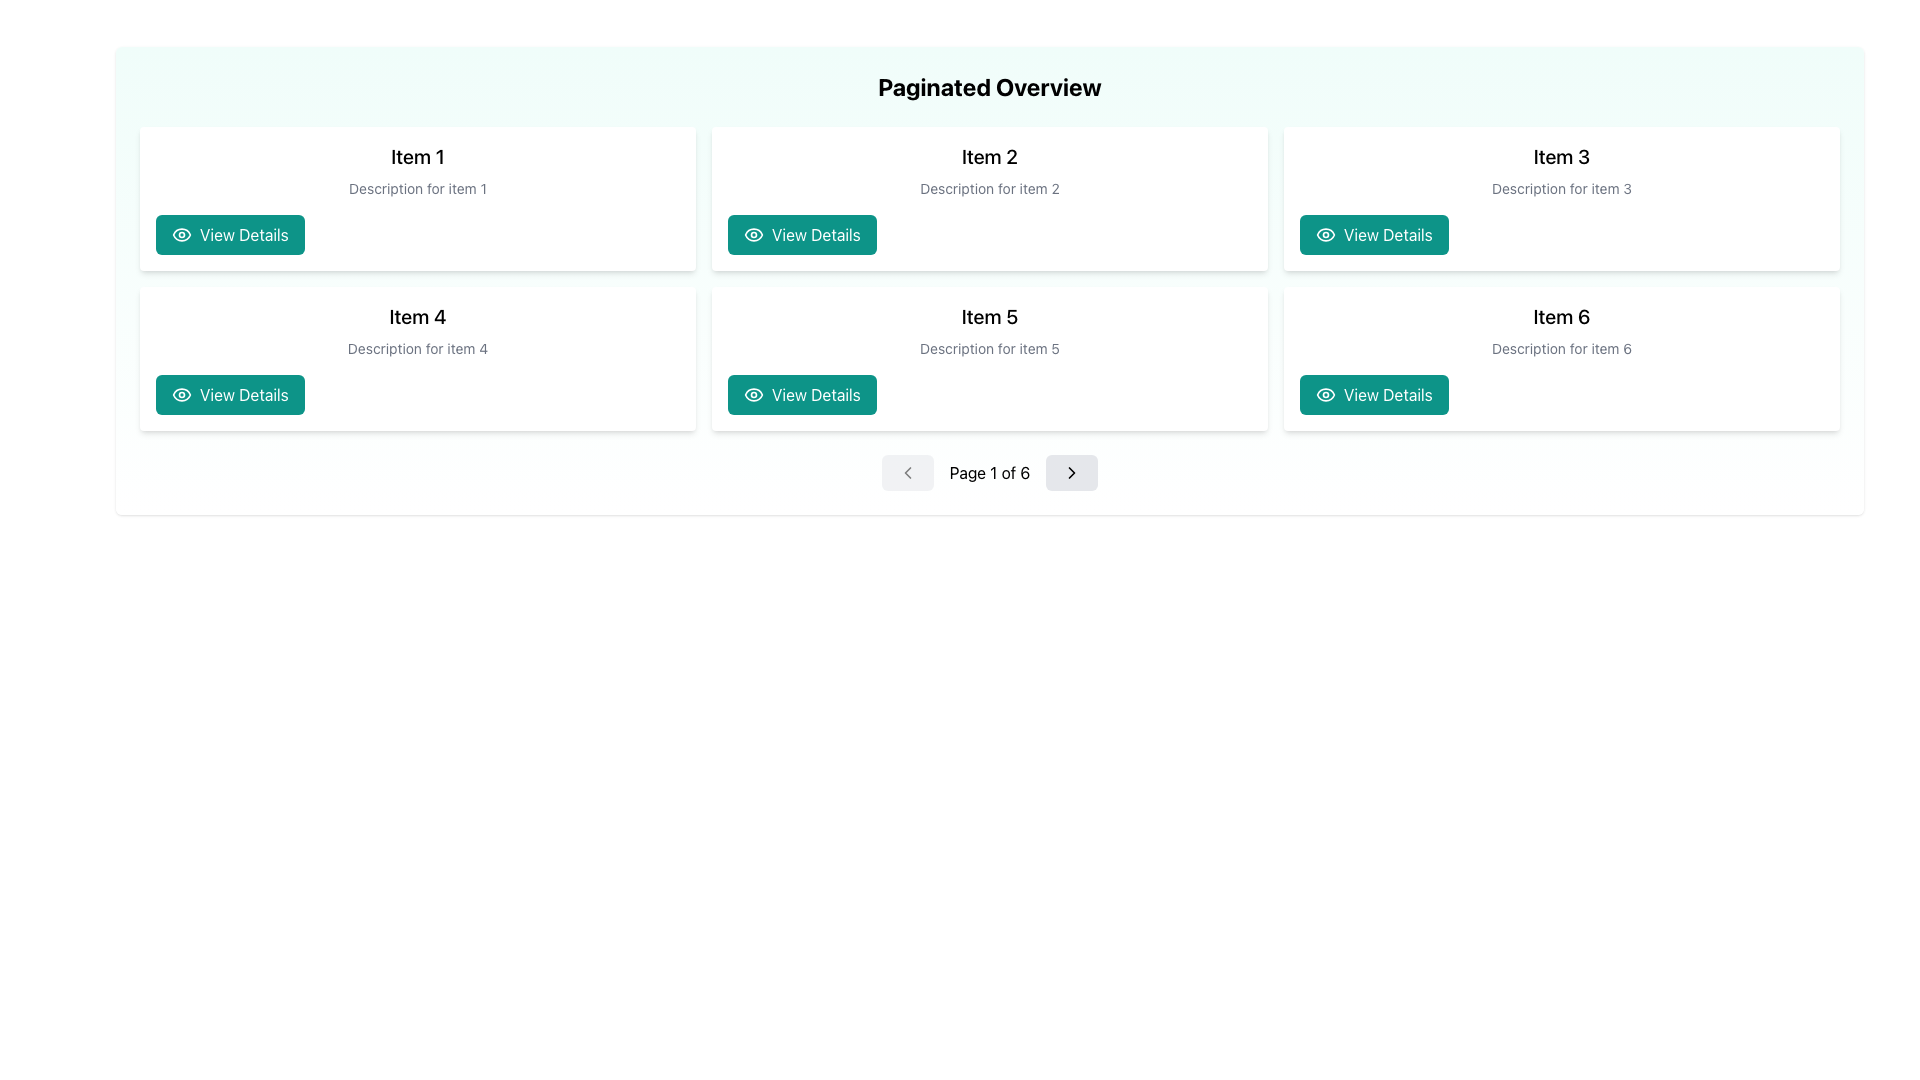 The height and width of the screenshot is (1080, 1920). I want to click on the prominent header text label located at the top of the card in the second row and first column of the grid layout, so click(416, 315).